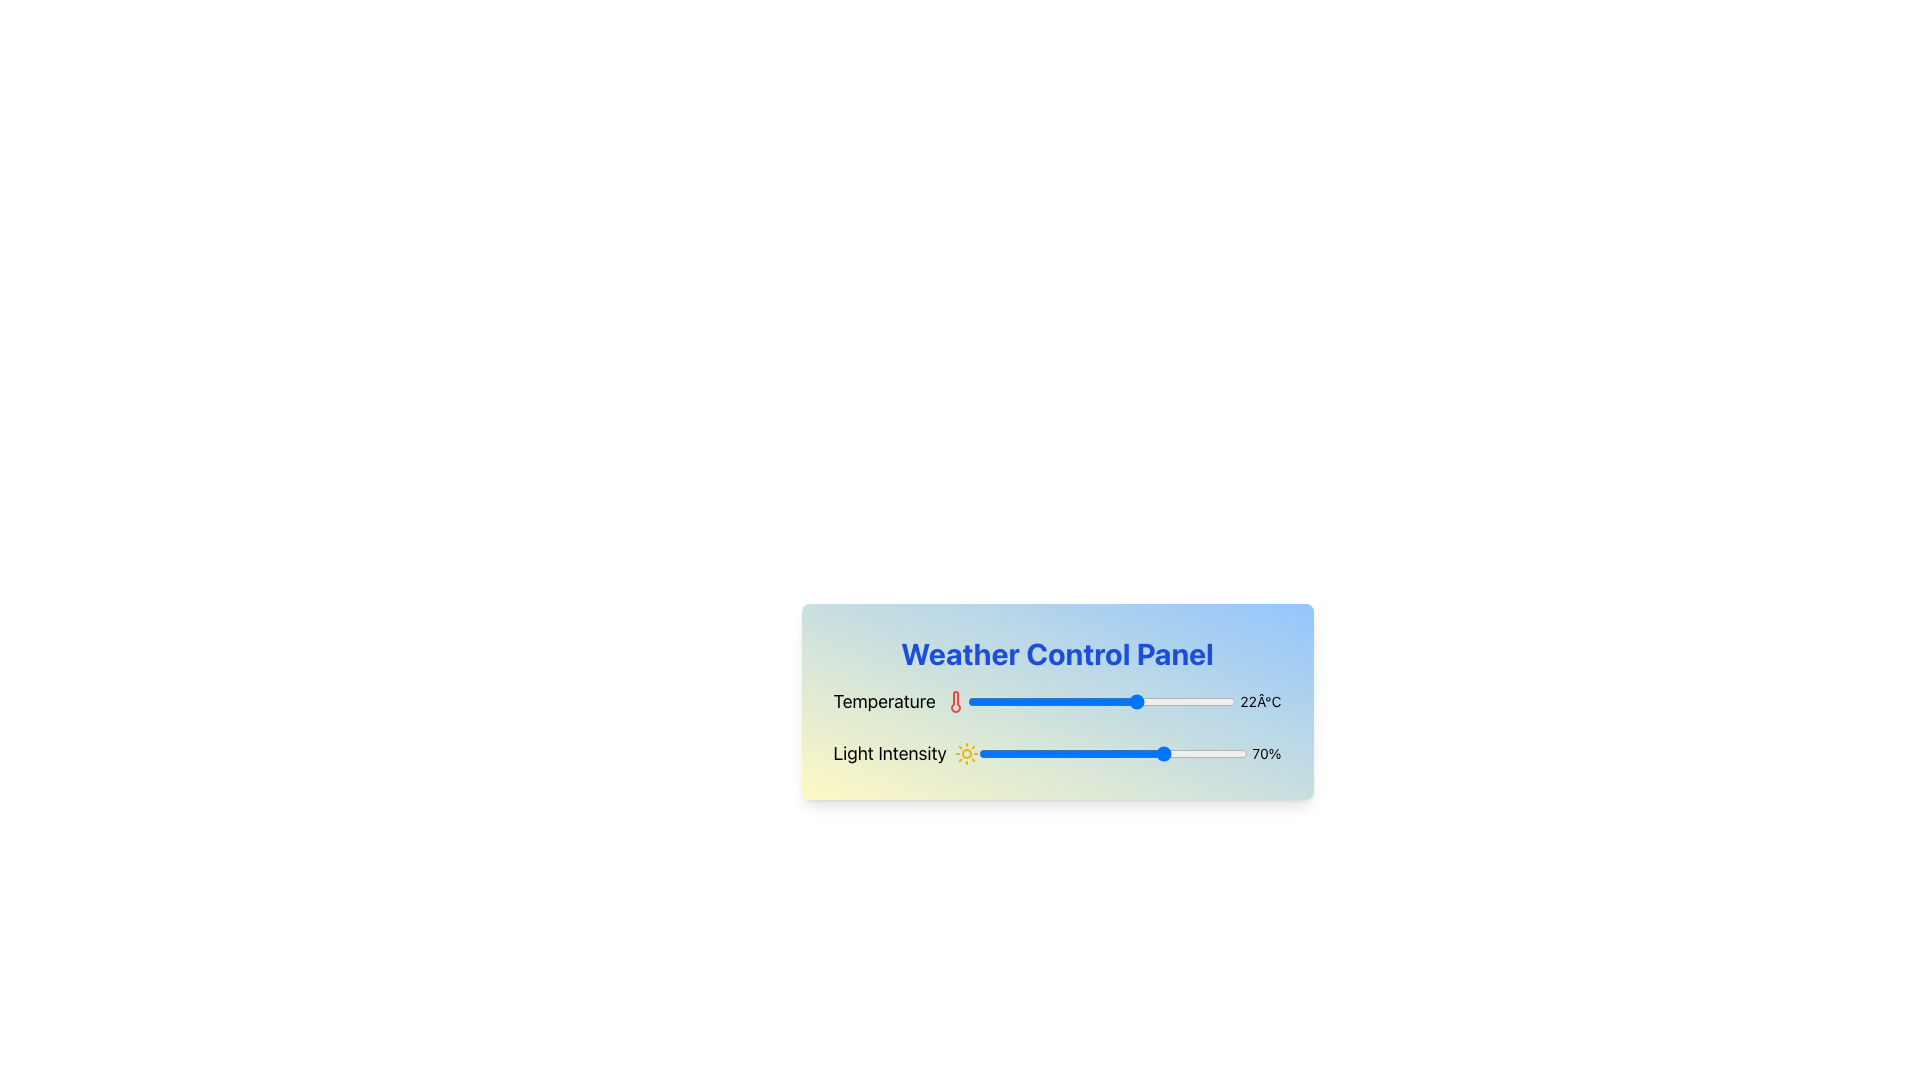 The image size is (1920, 1080). What do you see at coordinates (1063, 701) in the screenshot?
I see `the temperature slider` at bounding box center [1063, 701].